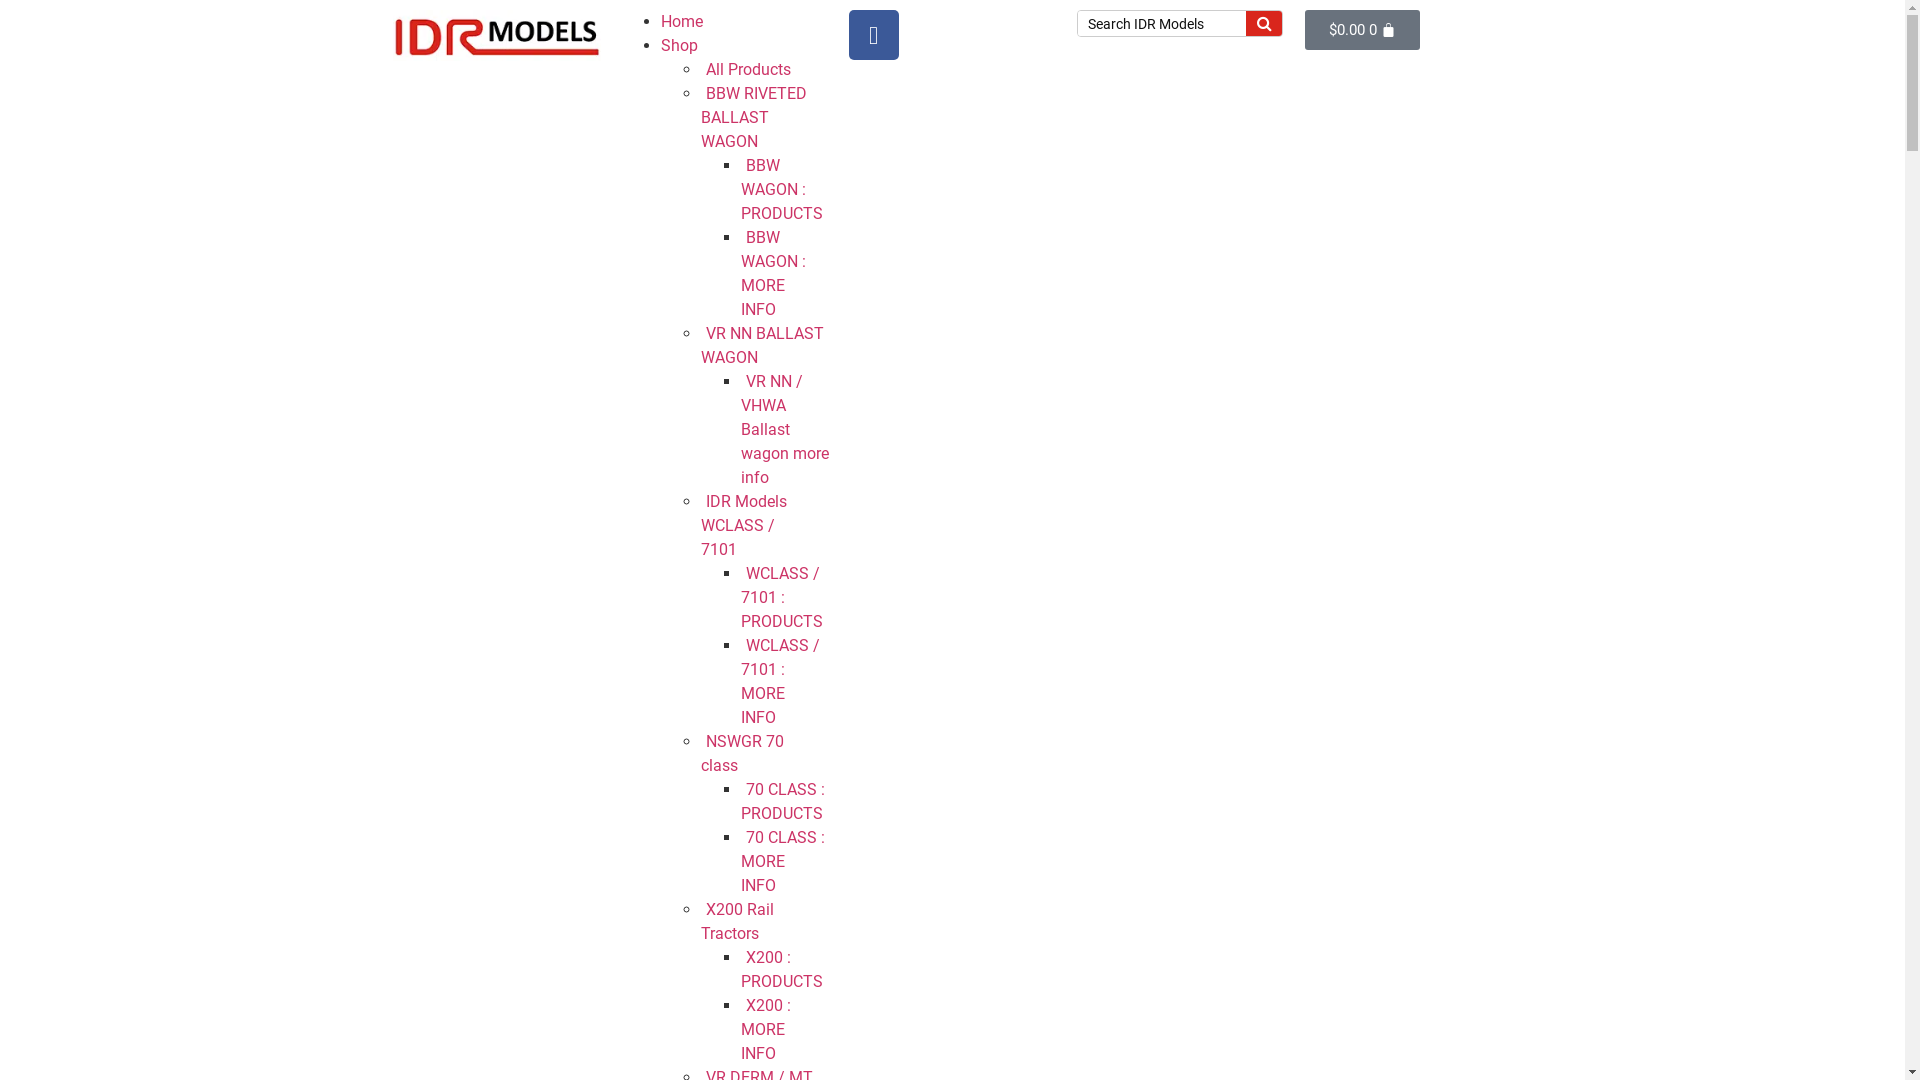 The image size is (1920, 1080). Describe the element at coordinates (495, 34) in the screenshot. I see `'logo'` at that location.